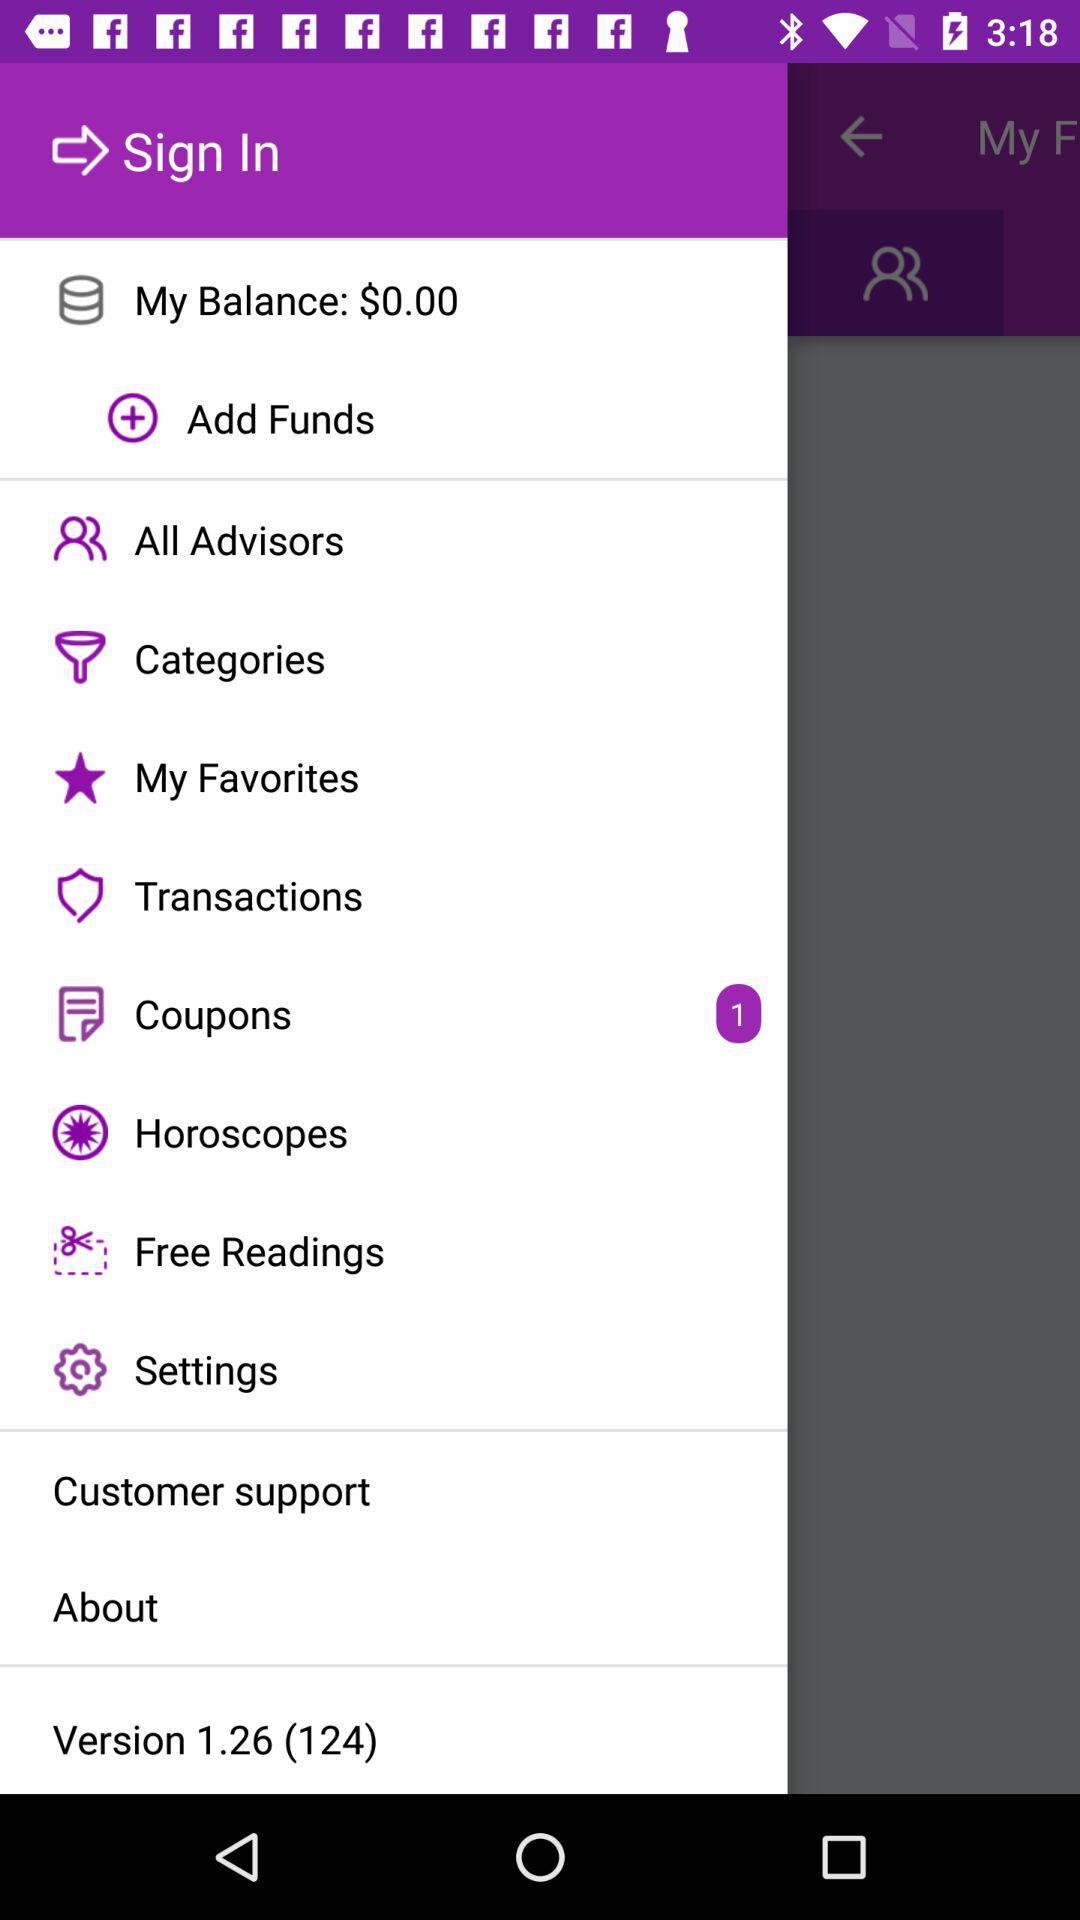 The height and width of the screenshot is (1920, 1080). What do you see at coordinates (393, 149) in the screenshot?
I see `the sign in` at bounding box center [393, 149].